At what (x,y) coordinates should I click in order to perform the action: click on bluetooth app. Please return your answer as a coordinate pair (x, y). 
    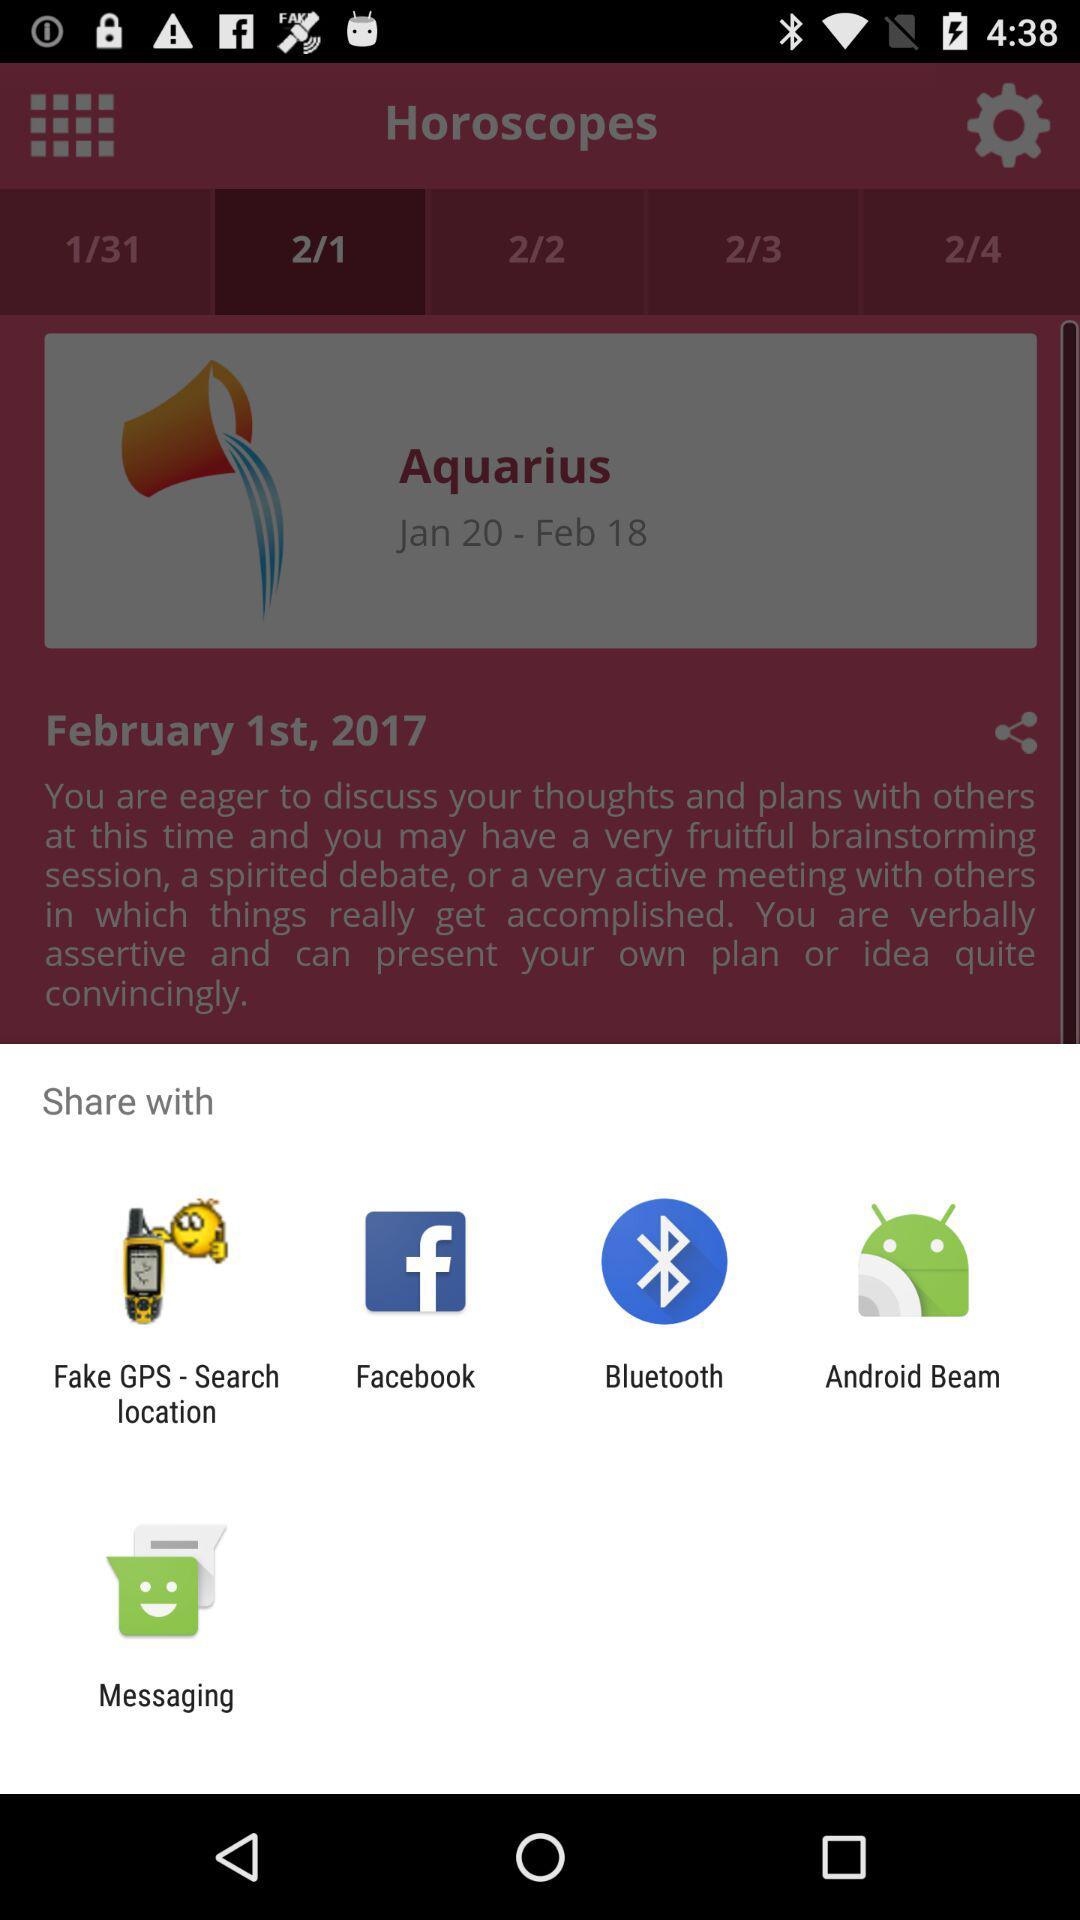
    Looking at the image, I should click on (664, 1392).